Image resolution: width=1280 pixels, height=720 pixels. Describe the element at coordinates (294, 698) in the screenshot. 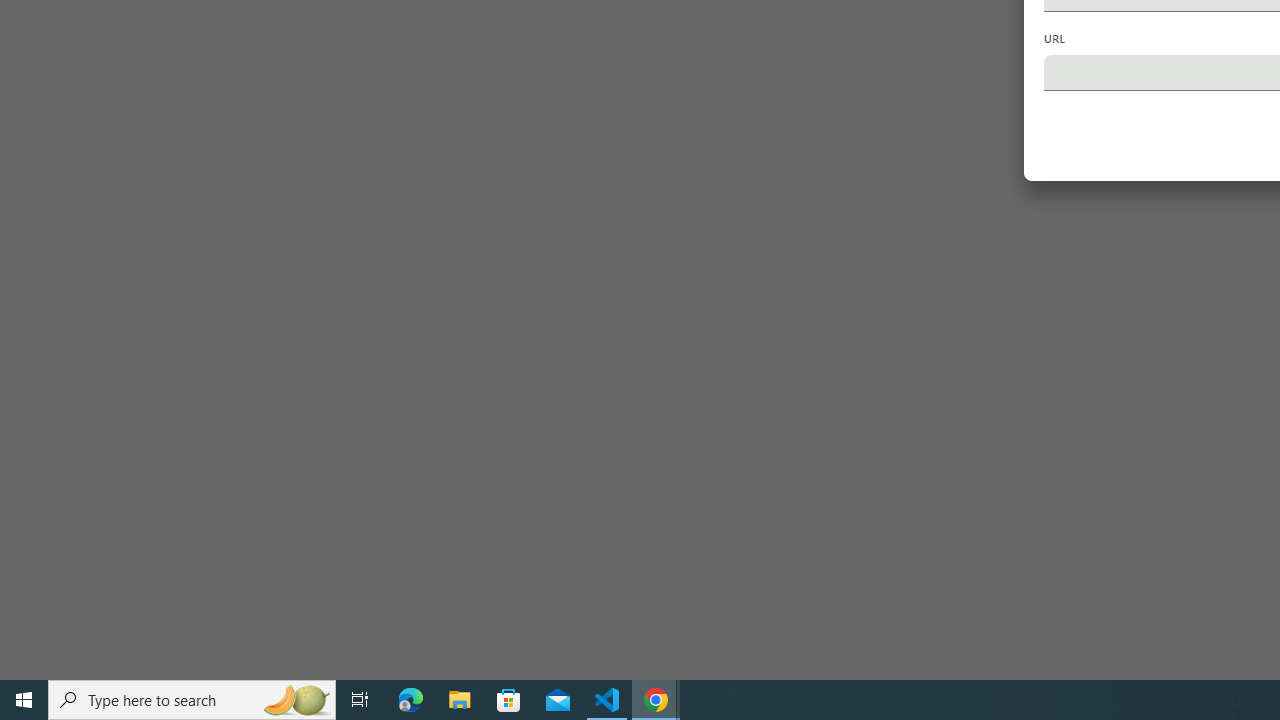

I see `'Search highlights icon opens search home window'` at that location.